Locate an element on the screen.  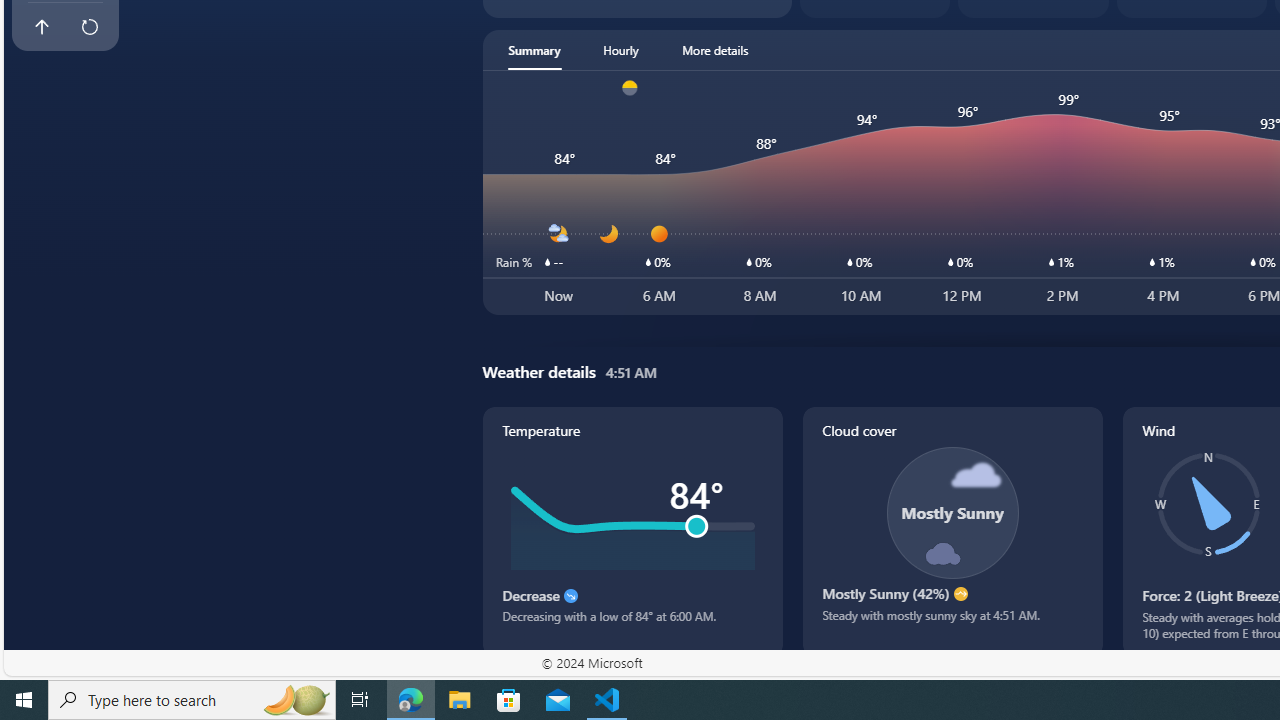
'More details' is located at coordinates (715, 49).